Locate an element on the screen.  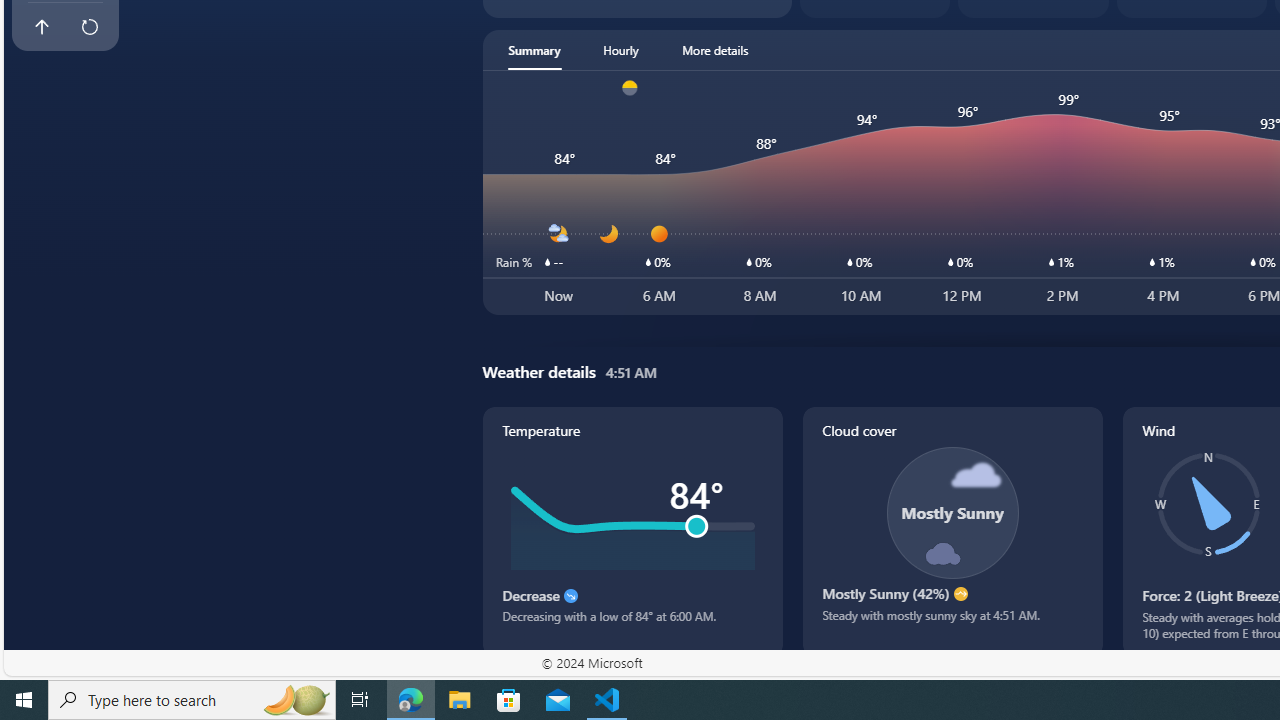
'More details' is located at coordinates (715, 49).